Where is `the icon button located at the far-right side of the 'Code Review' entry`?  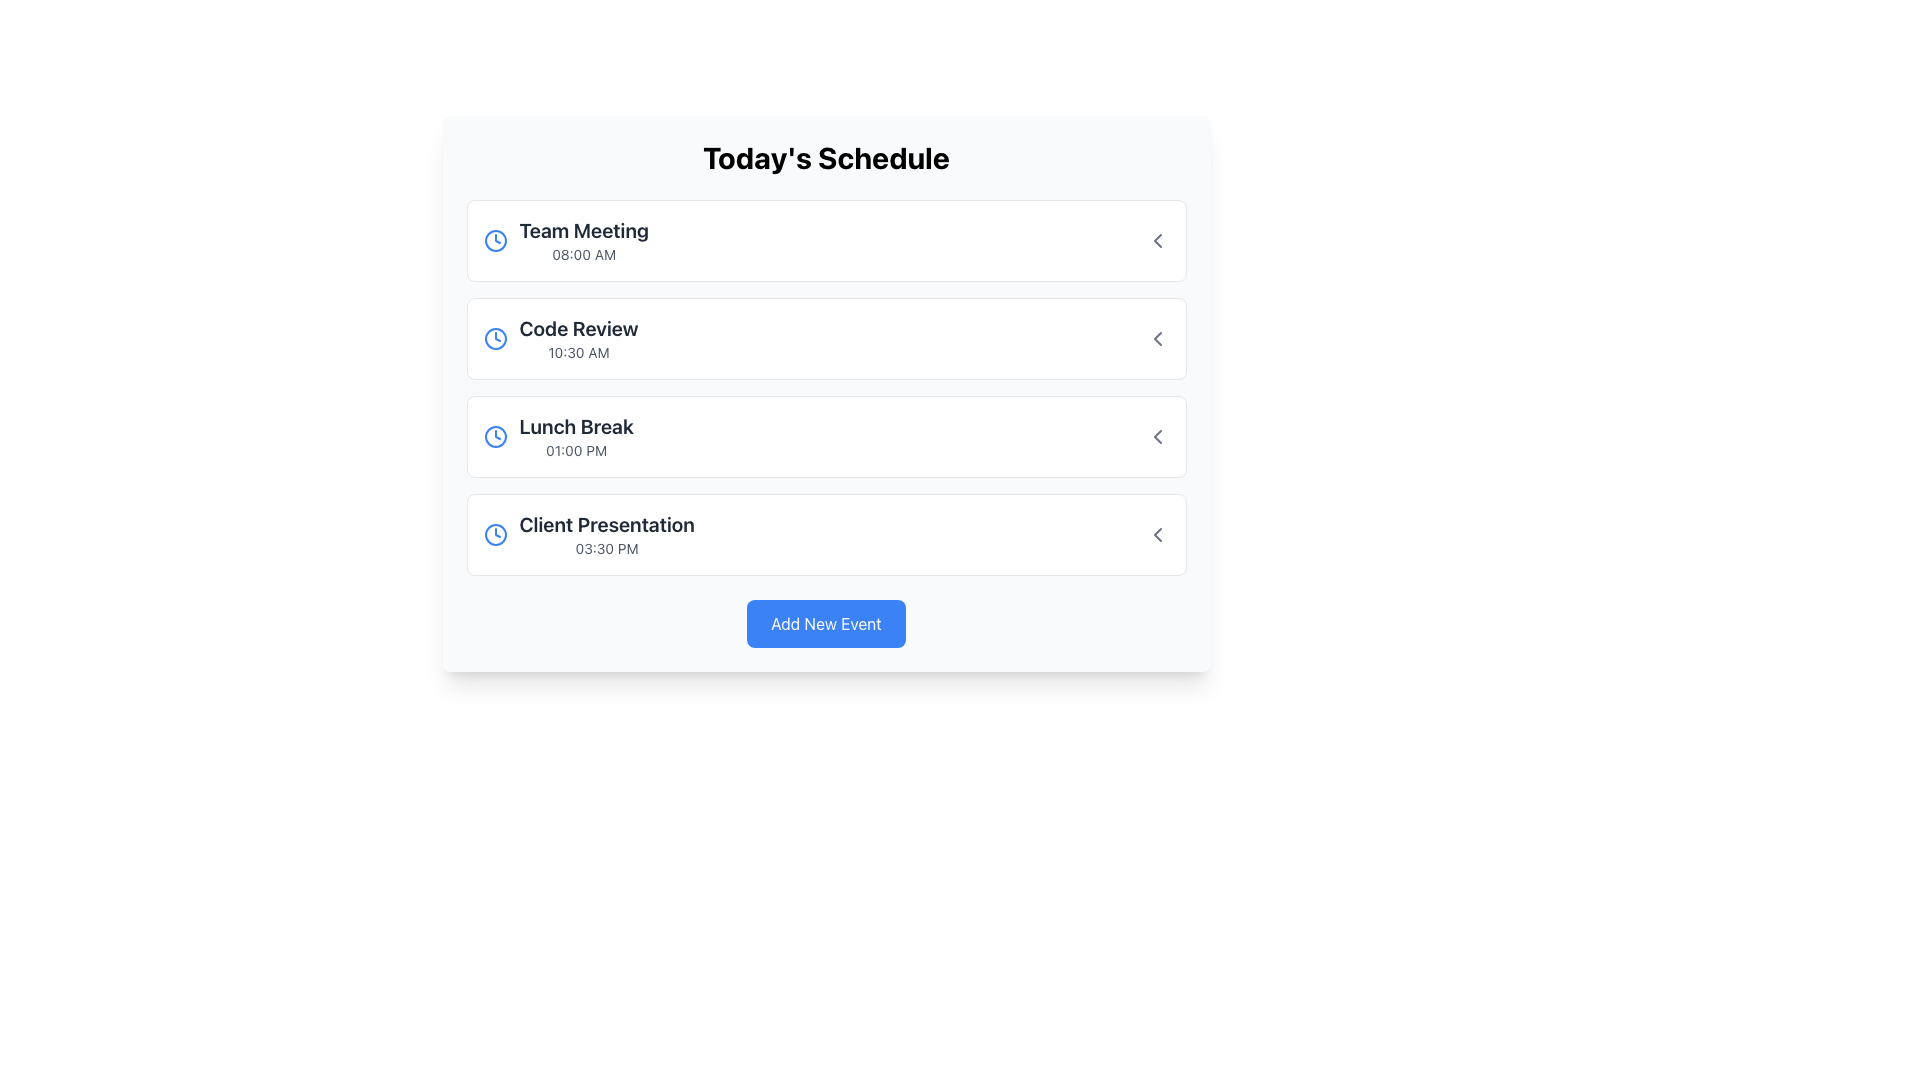 the icon button located at the far-right side of the 'Code Review' entry is located at coordinates (1157, 338).